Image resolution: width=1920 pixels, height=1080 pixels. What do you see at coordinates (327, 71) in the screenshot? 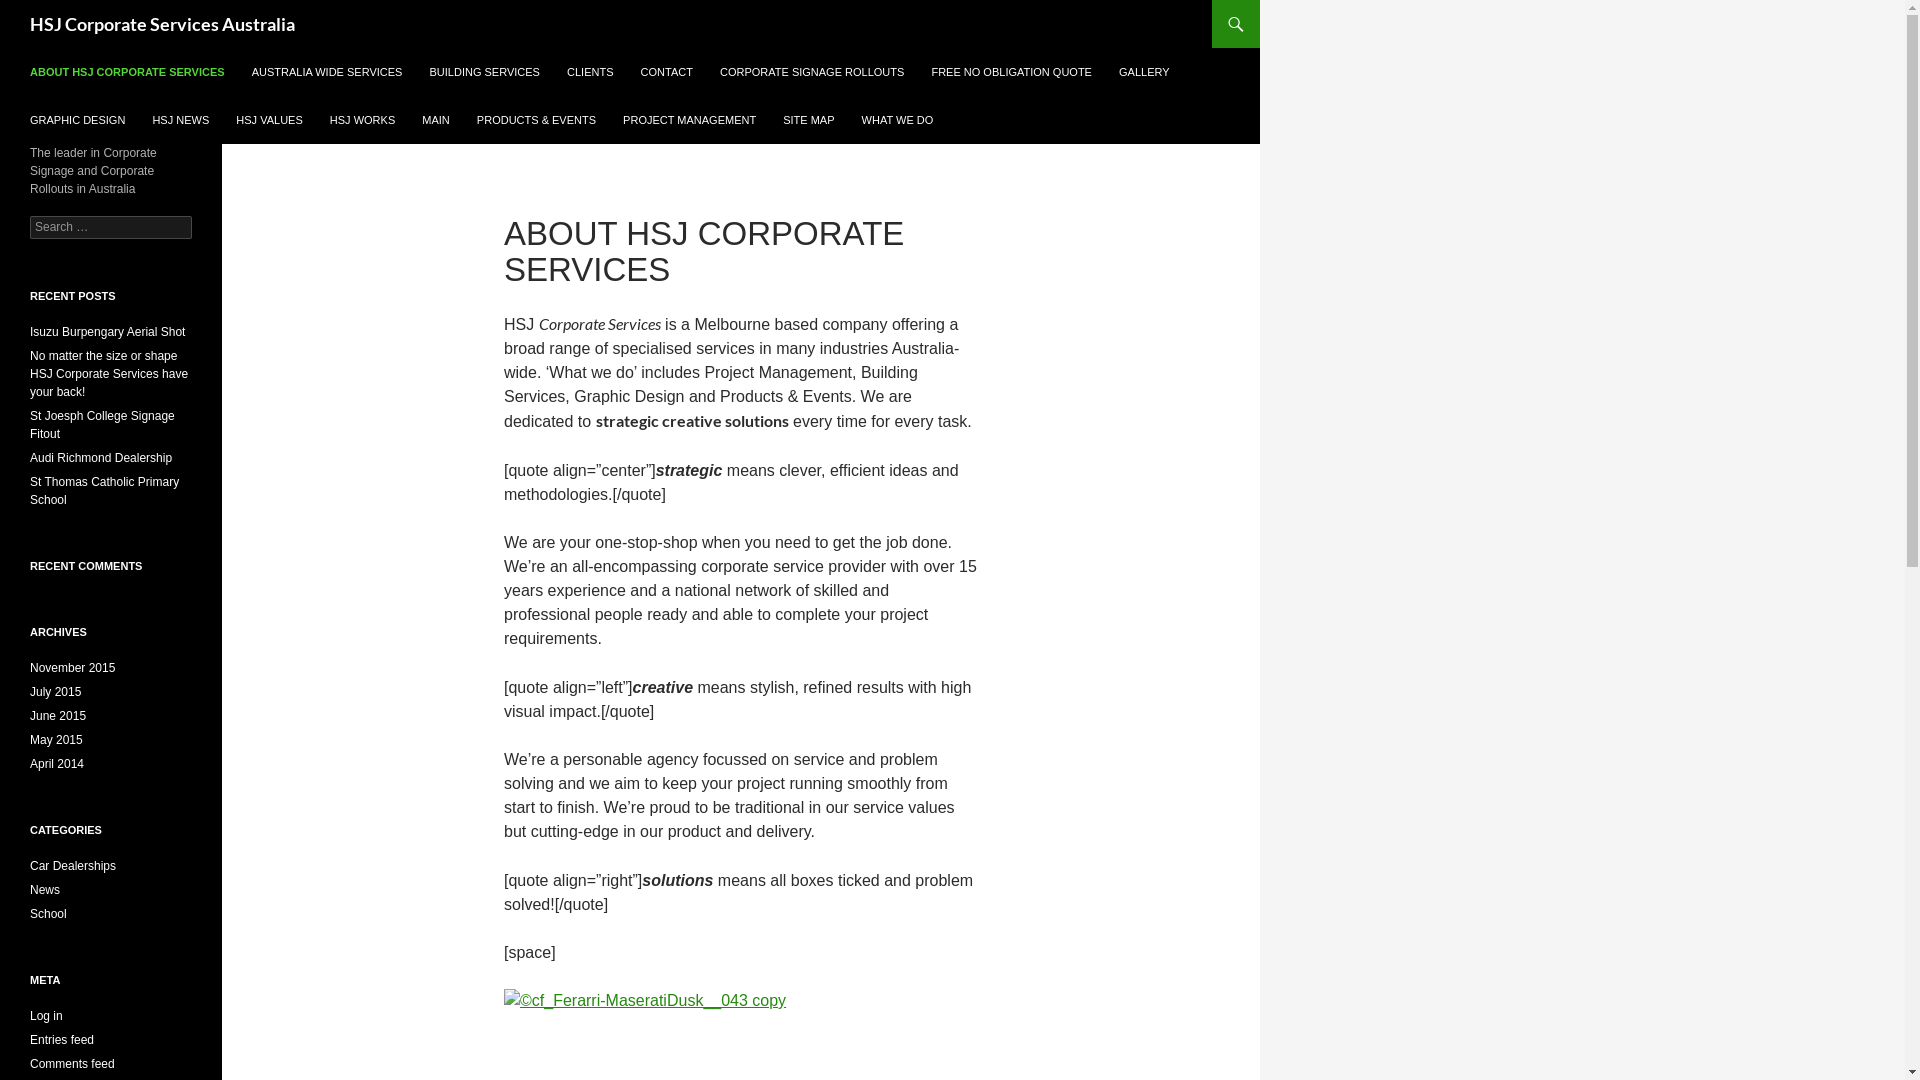
I see `'AUSTRALIA WIDE SERVICES'` at bounding box center [327, 71].